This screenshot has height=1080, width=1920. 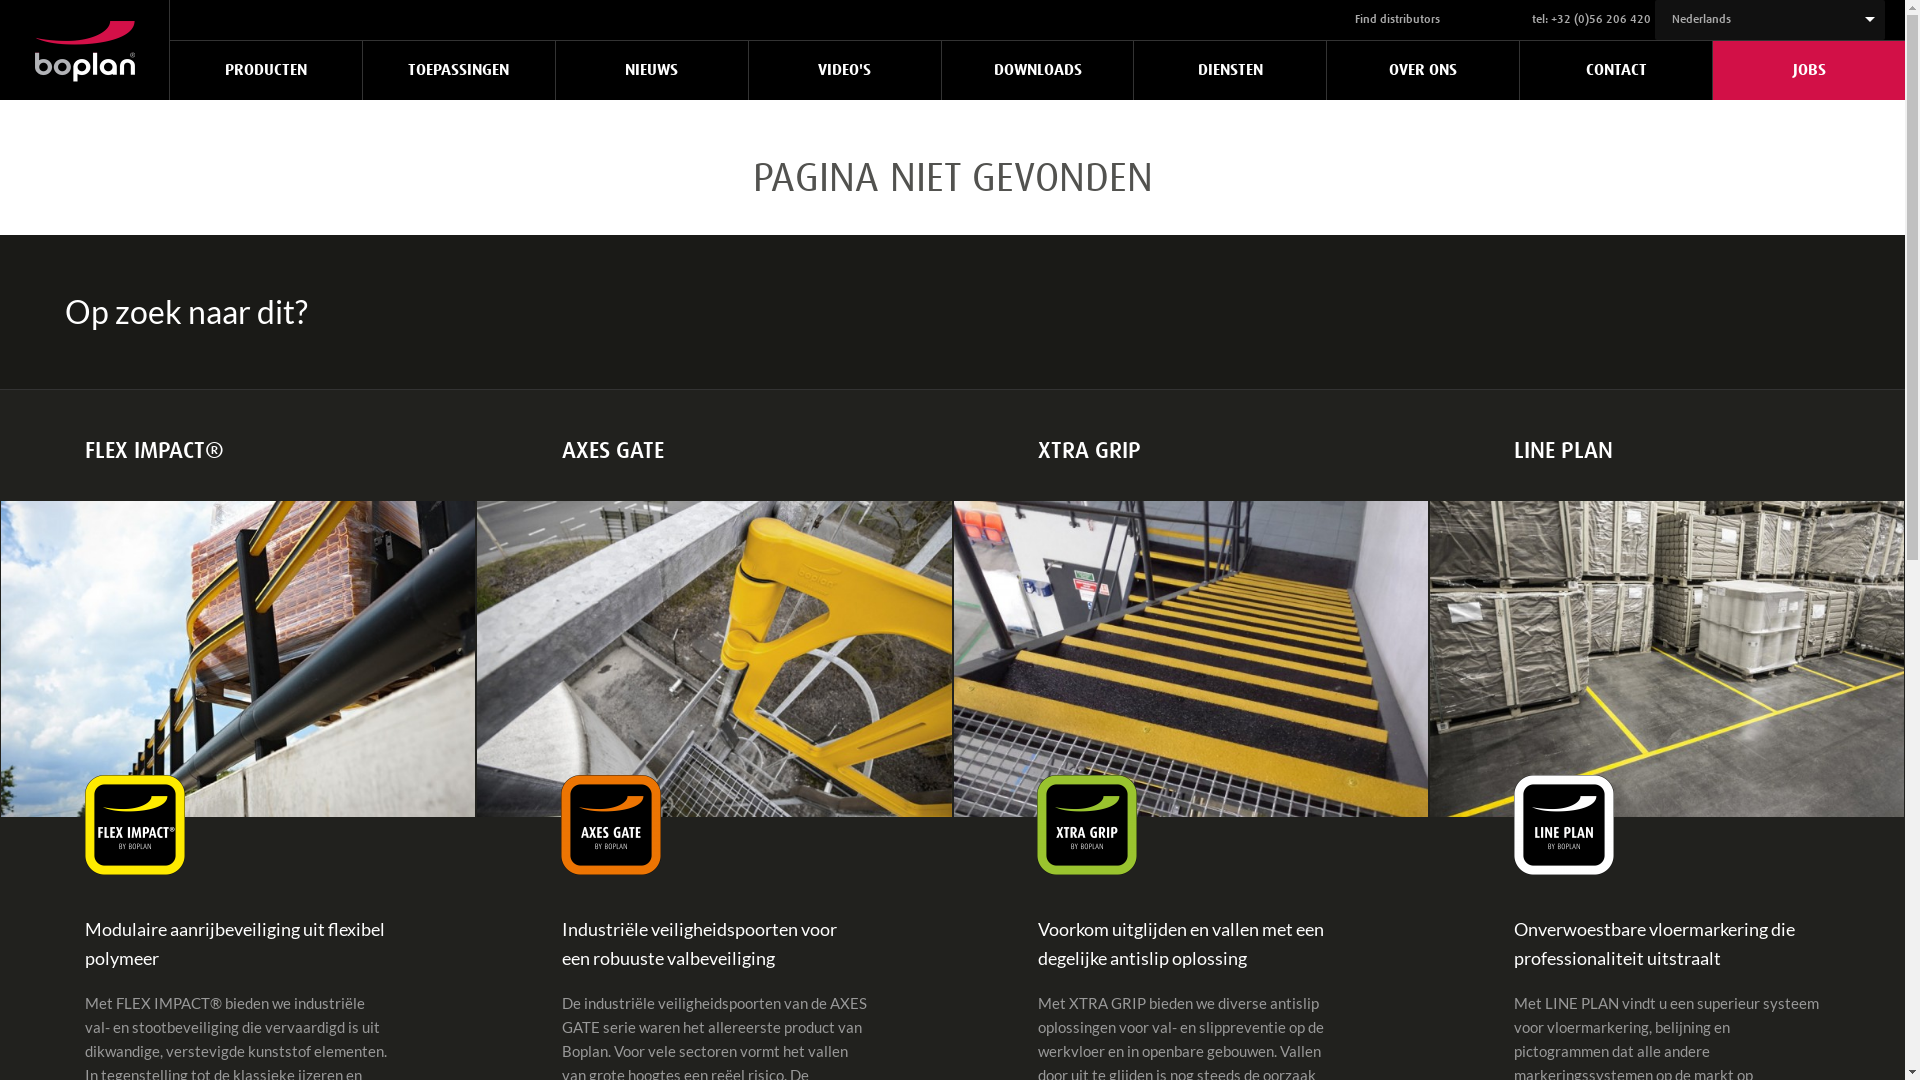 I want to click on 'TOEPASSINGEN', so click(x=458, y=69).